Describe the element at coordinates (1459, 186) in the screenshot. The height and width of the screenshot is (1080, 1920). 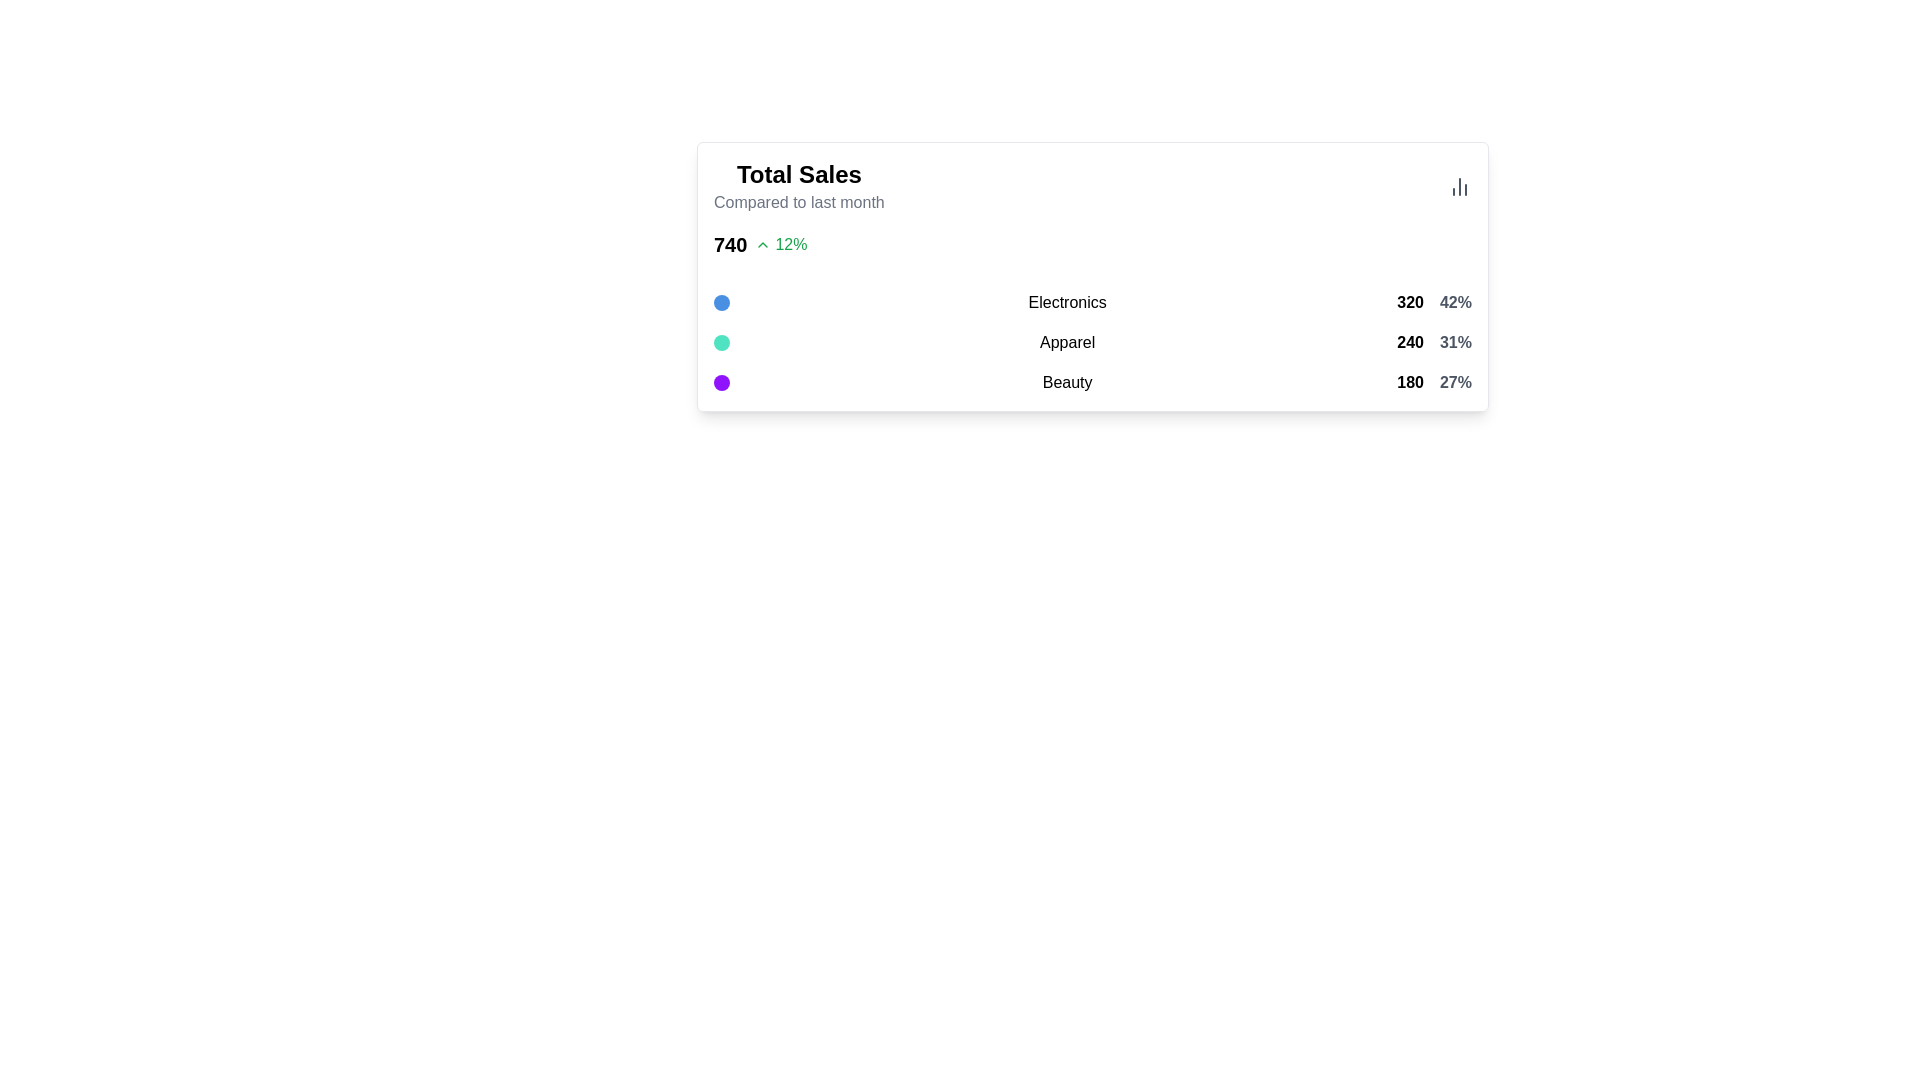
I see `the small gray icon representing a bar chart located` at that location.